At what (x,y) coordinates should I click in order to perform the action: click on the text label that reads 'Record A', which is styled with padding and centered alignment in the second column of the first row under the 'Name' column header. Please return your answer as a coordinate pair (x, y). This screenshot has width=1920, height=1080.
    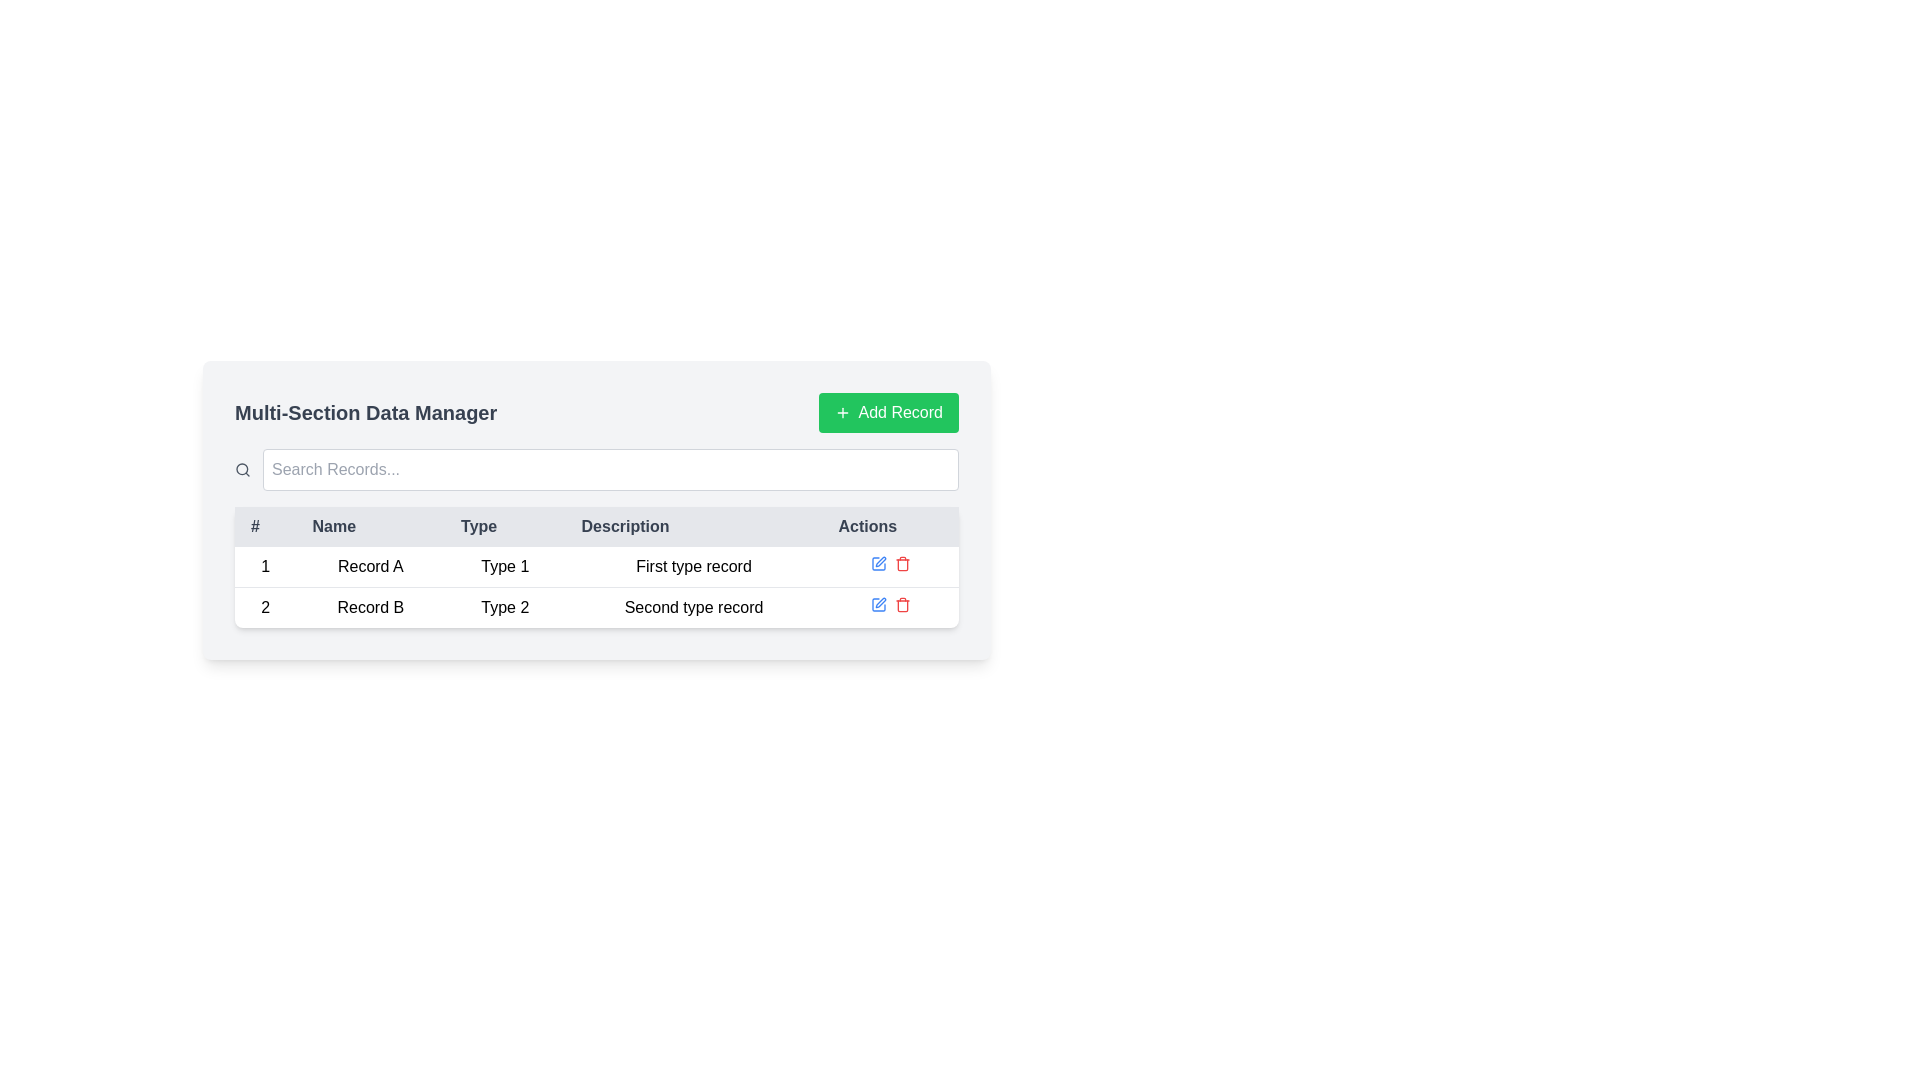
    Looking at the image, I should click on (370, 567).